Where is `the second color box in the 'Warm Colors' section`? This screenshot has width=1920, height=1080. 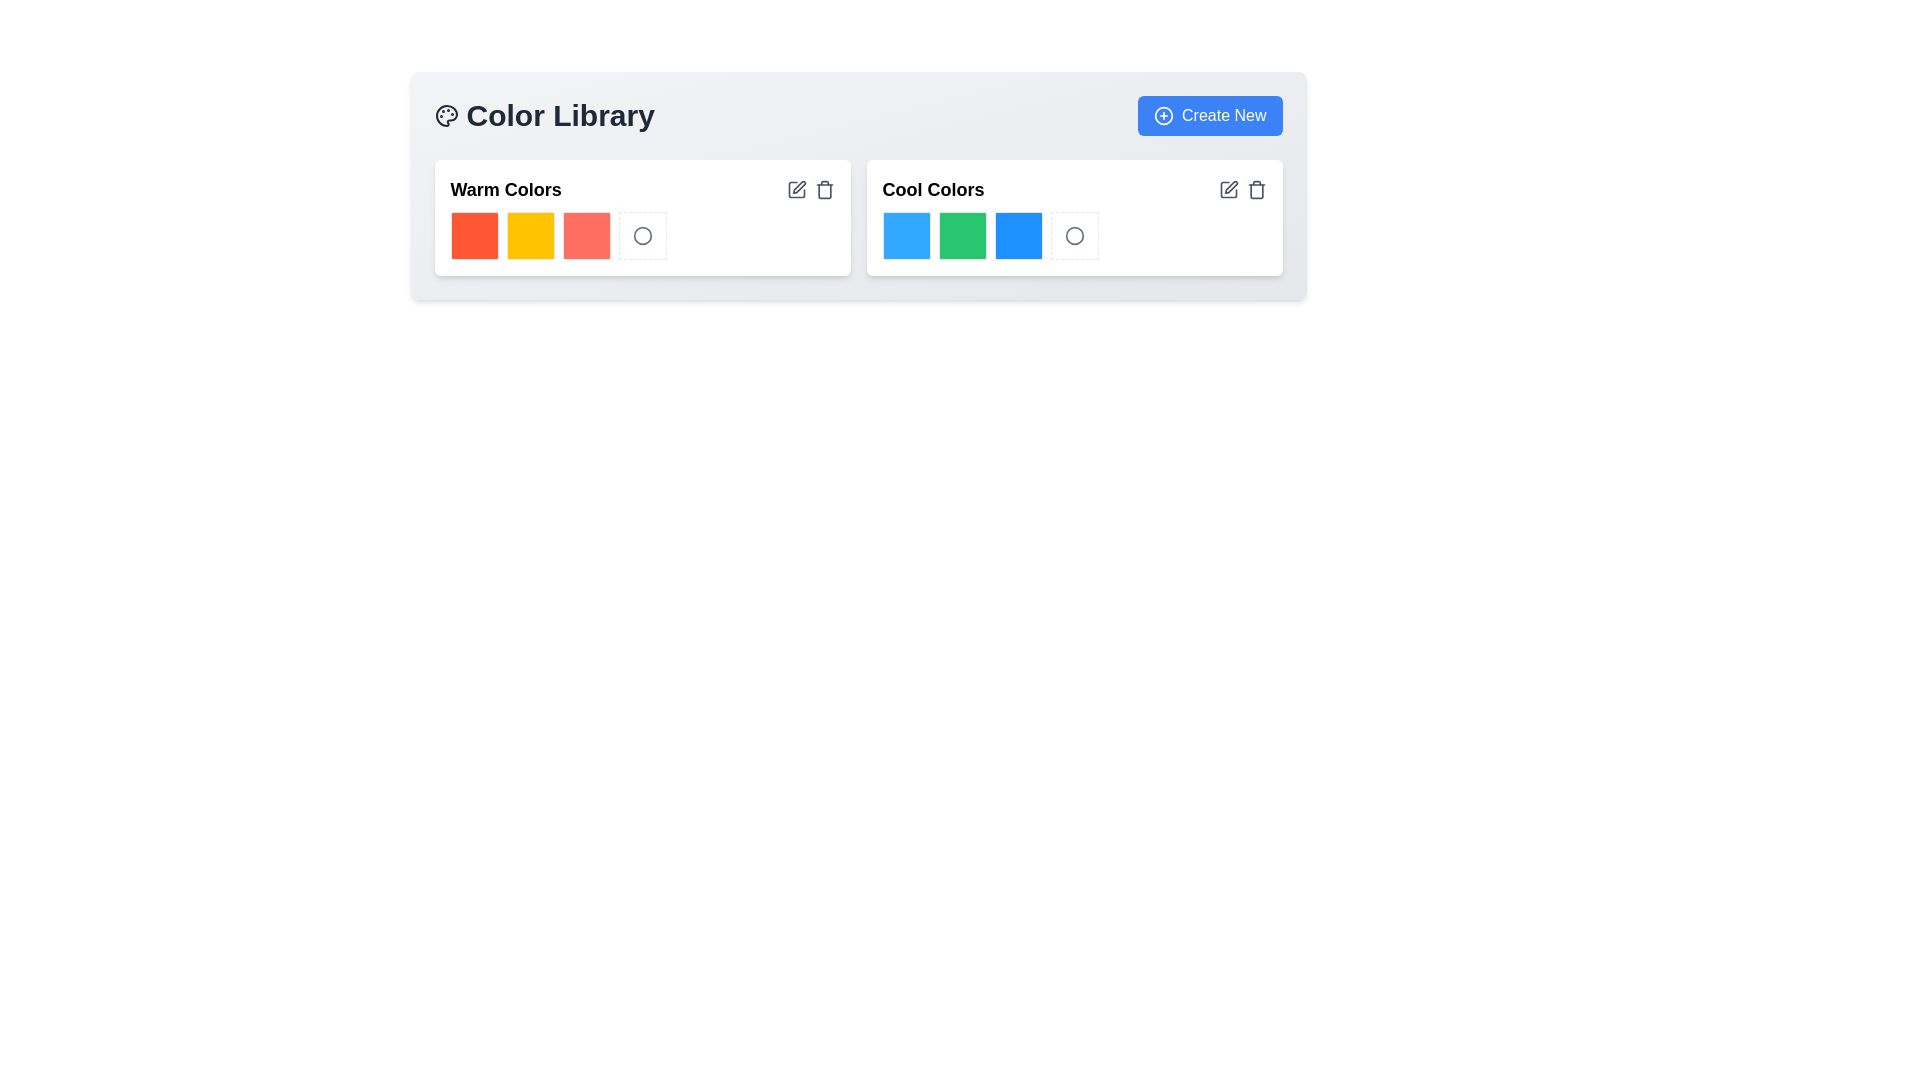
the second color box in the 'Warm Colors' section is located at coordinates (530, 234).